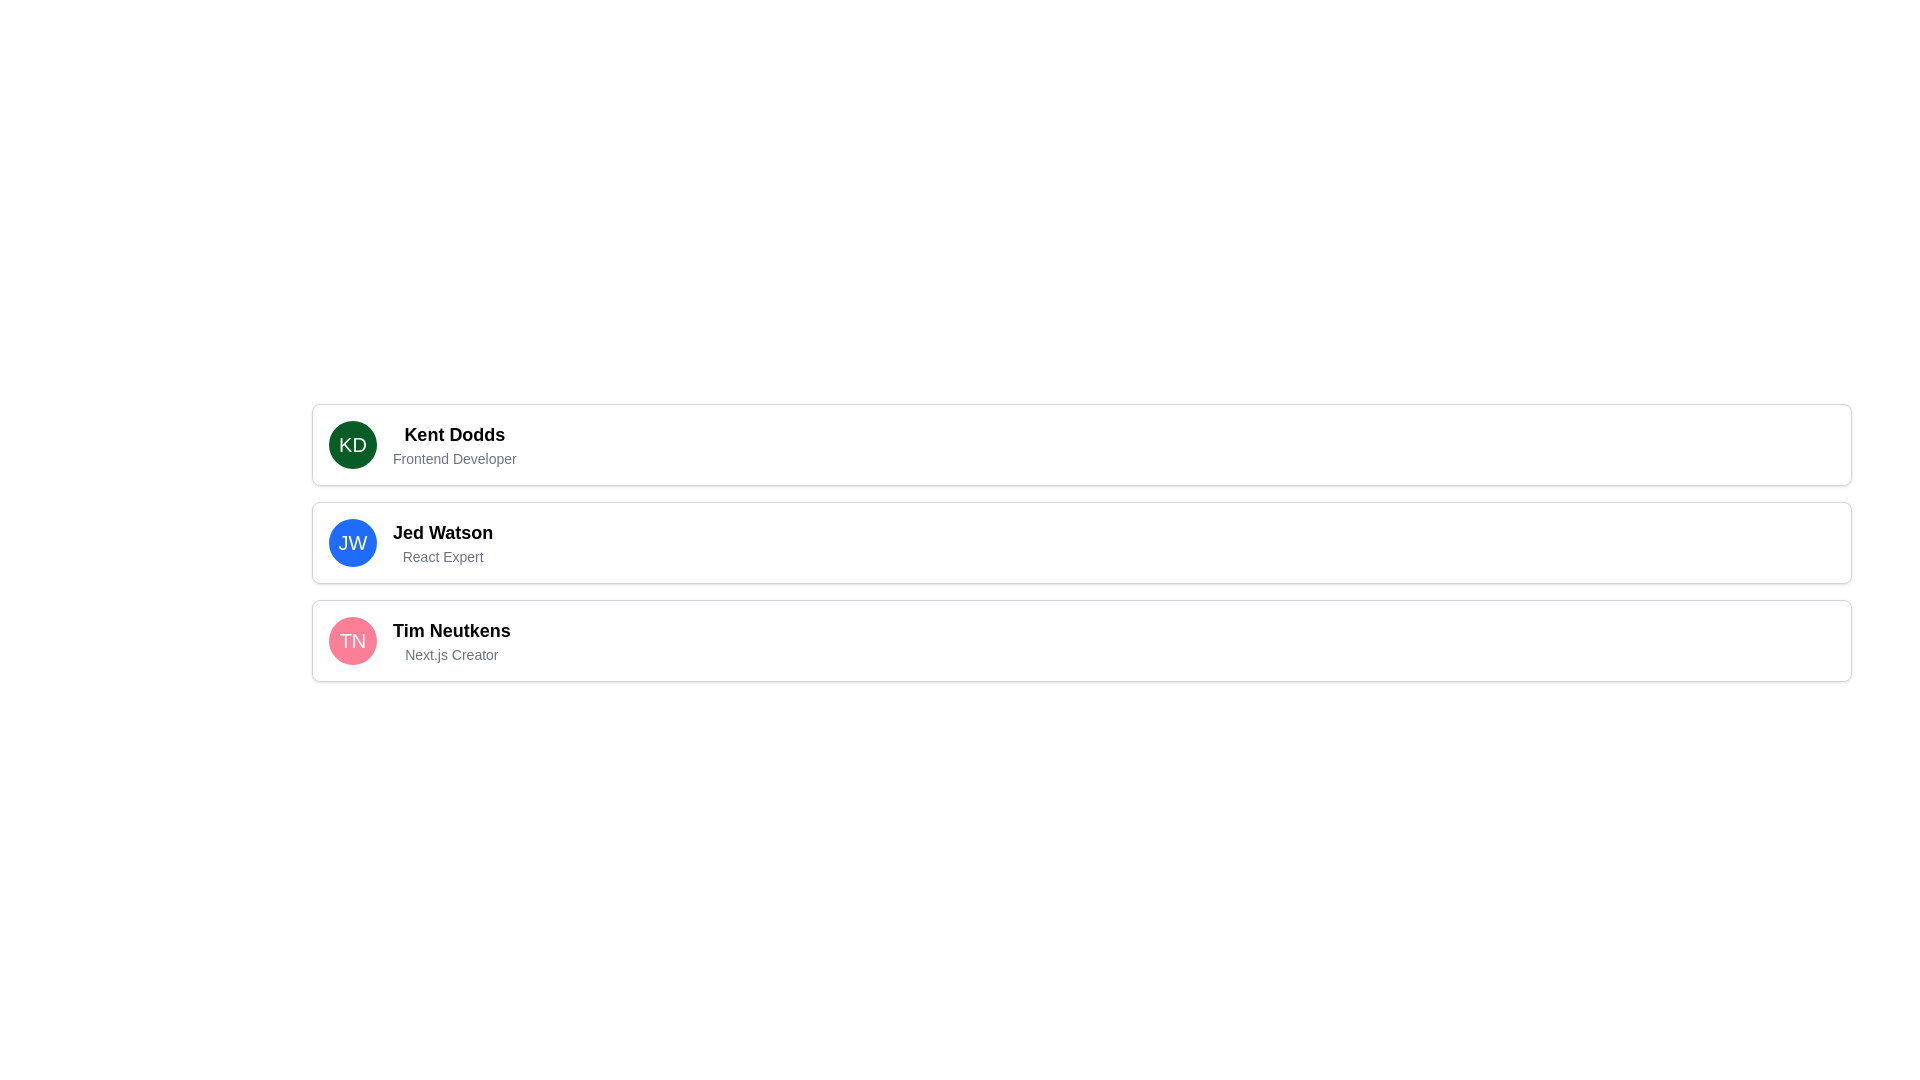  Describe the element at coordinates (453, 434) in the screenshot. I see `the static text label displaying the name of the individual associated with the adjacent avatar, located above the 'Frontend Developer' label in the top-most card of the list` at that location.